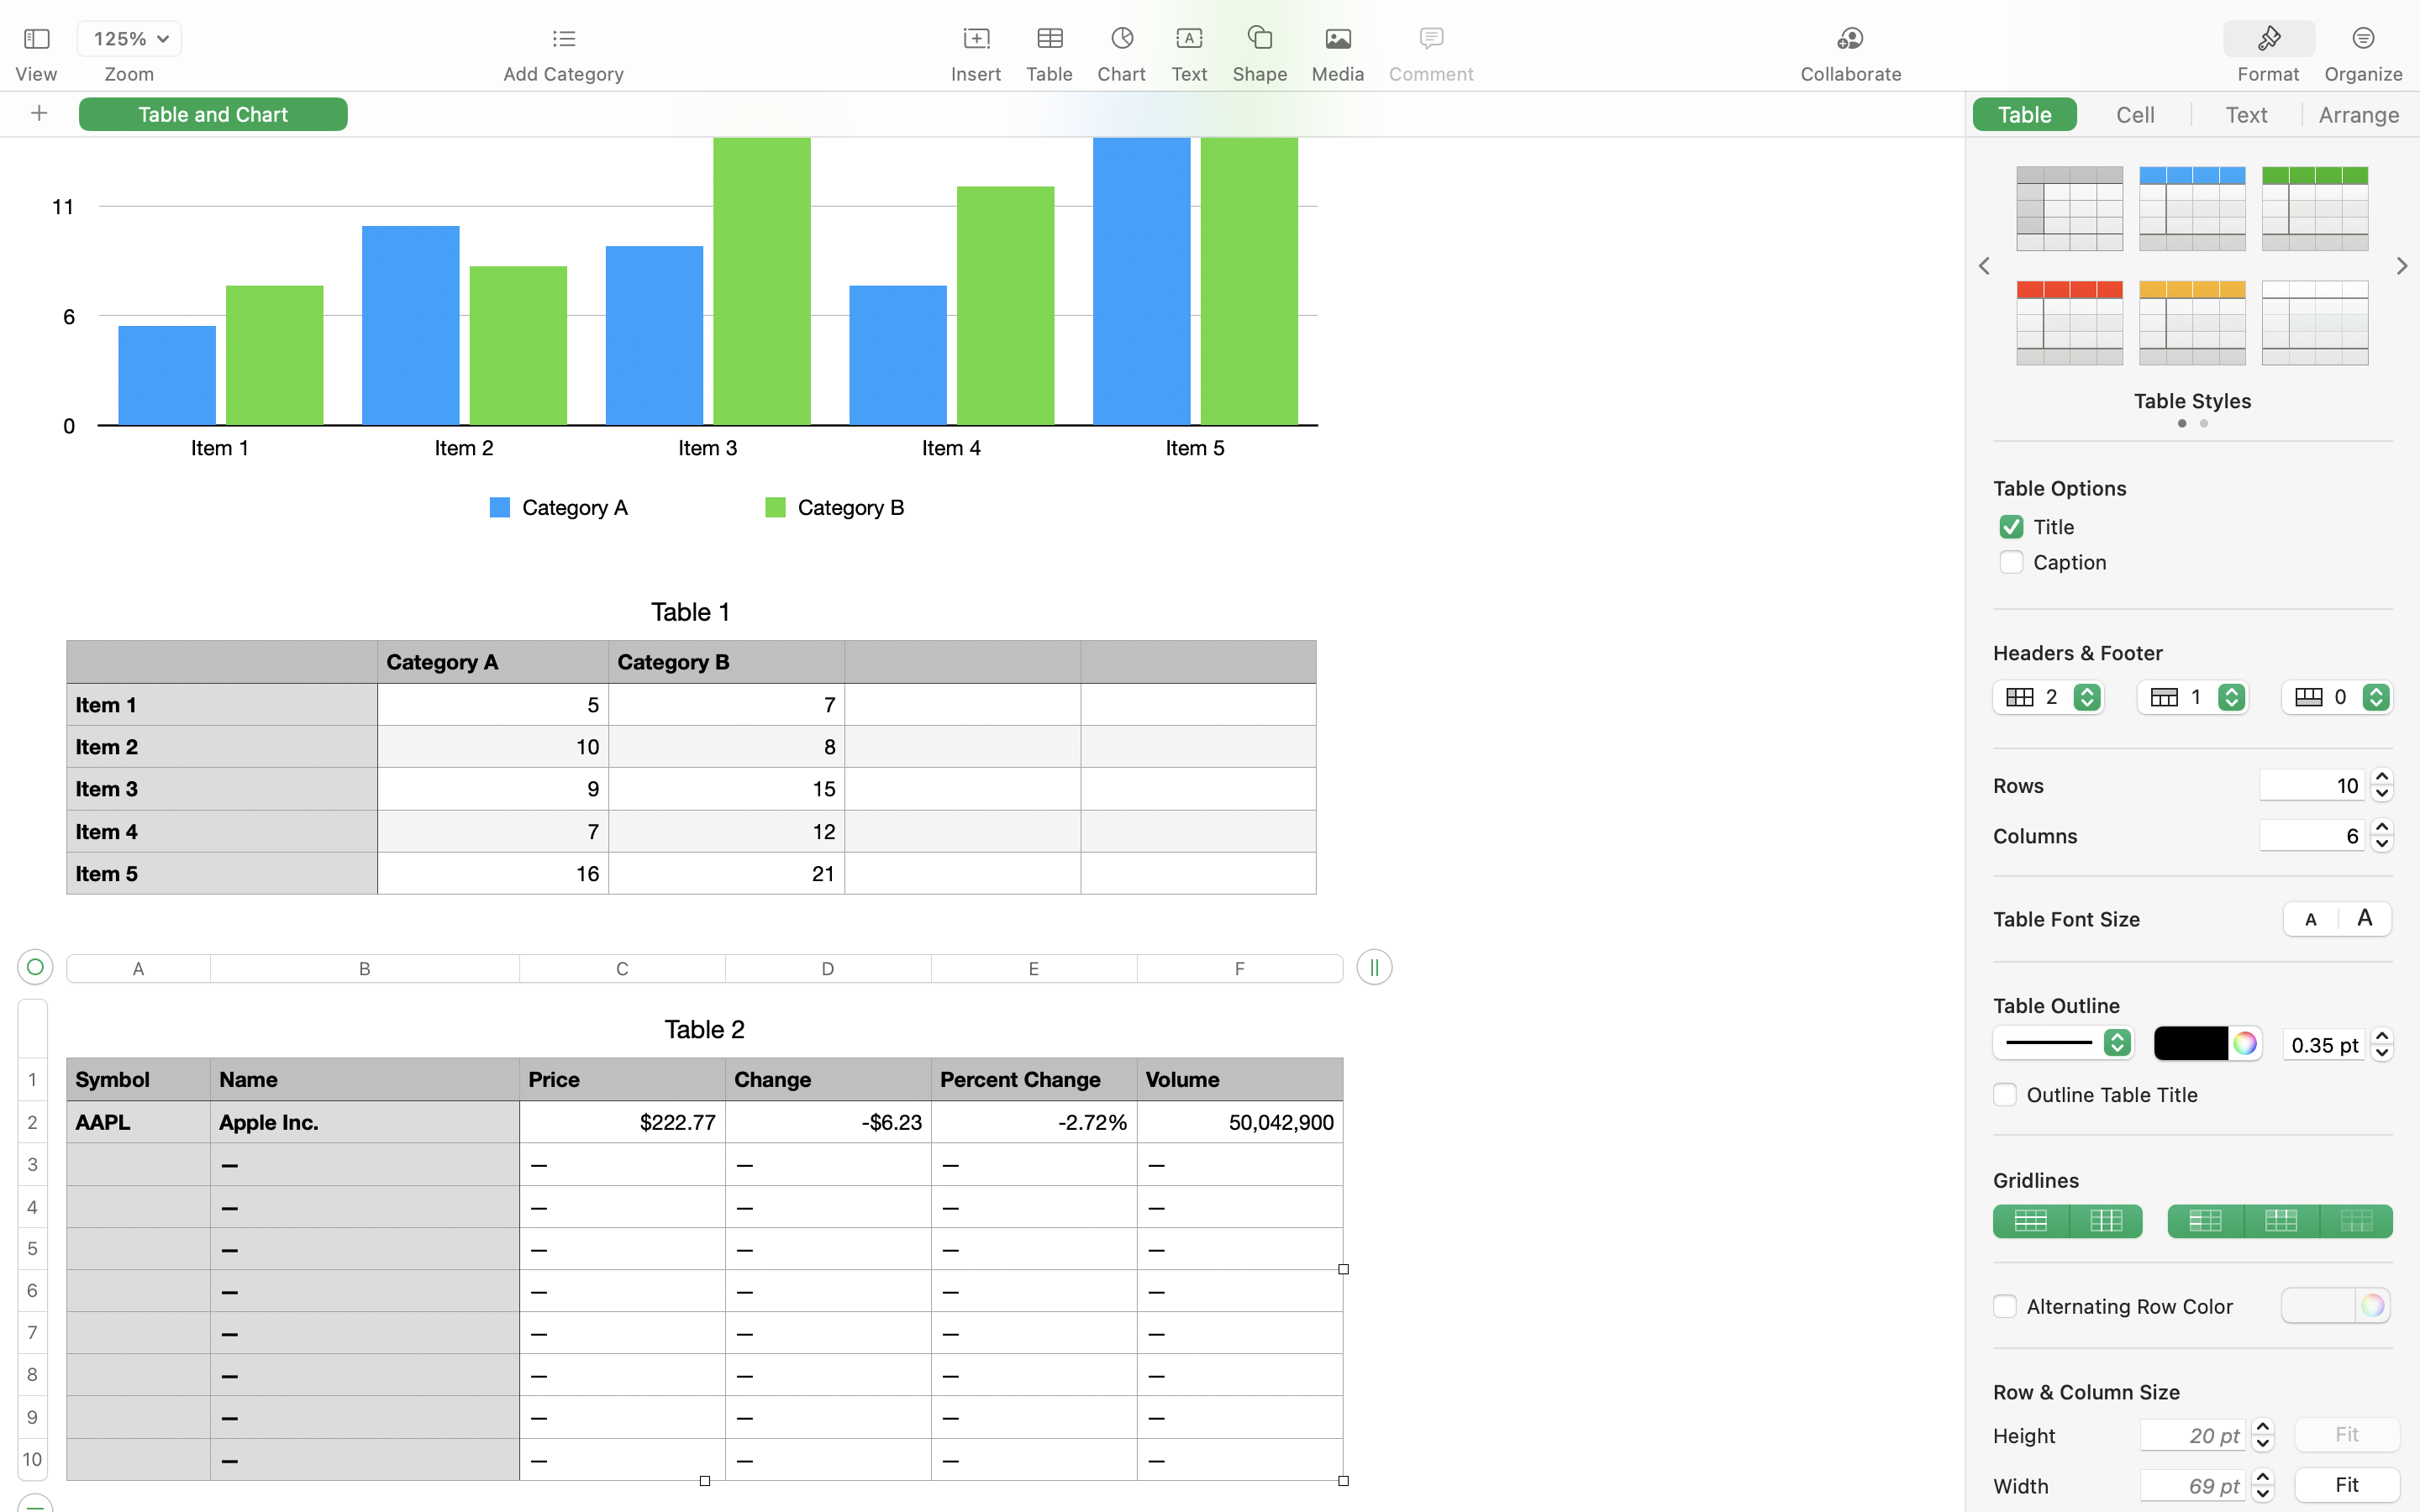  Describe the element at coordinates (2312, 834) in the screenshot. I see `'6'` at that location.